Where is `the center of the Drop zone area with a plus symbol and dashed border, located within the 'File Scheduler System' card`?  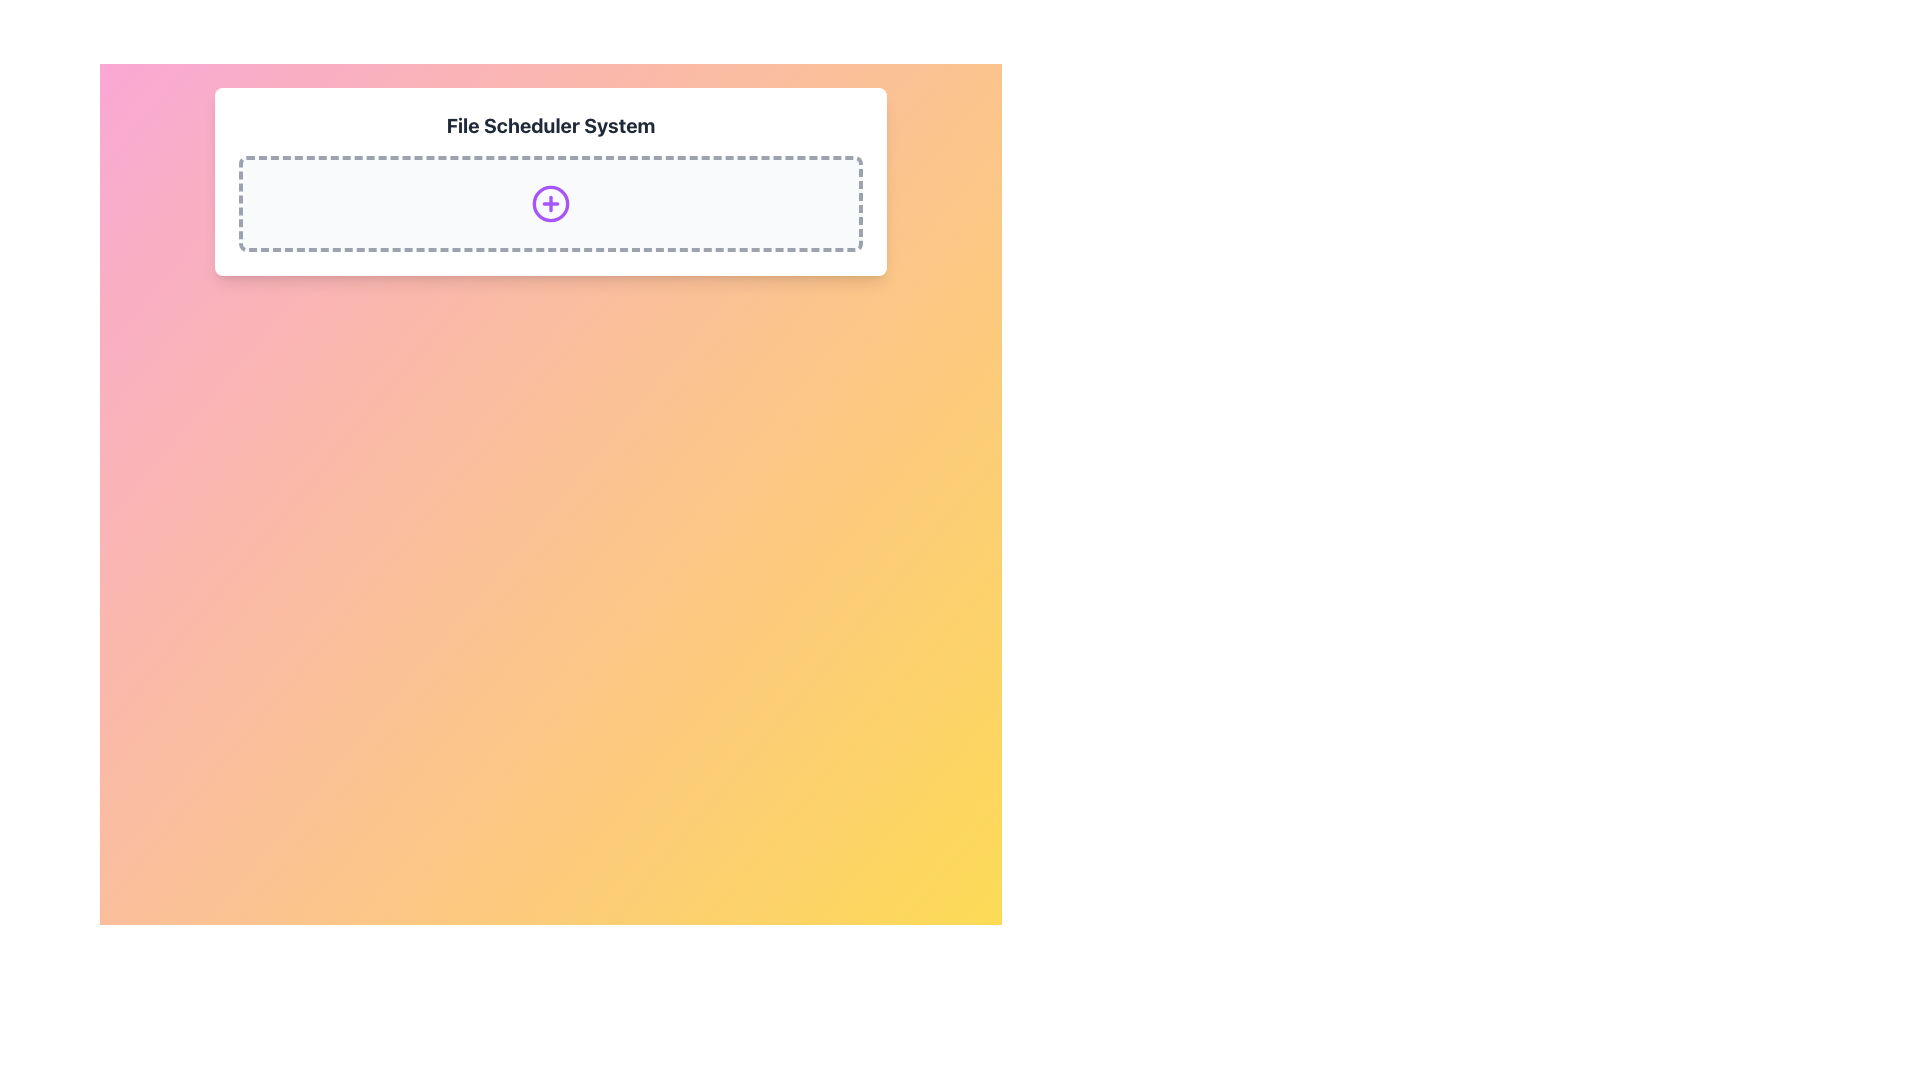 the center of the Drop zone area with a plus symbol and dashed border, located within the 'File Scheduler System' card is located at coordinates (551, 204).